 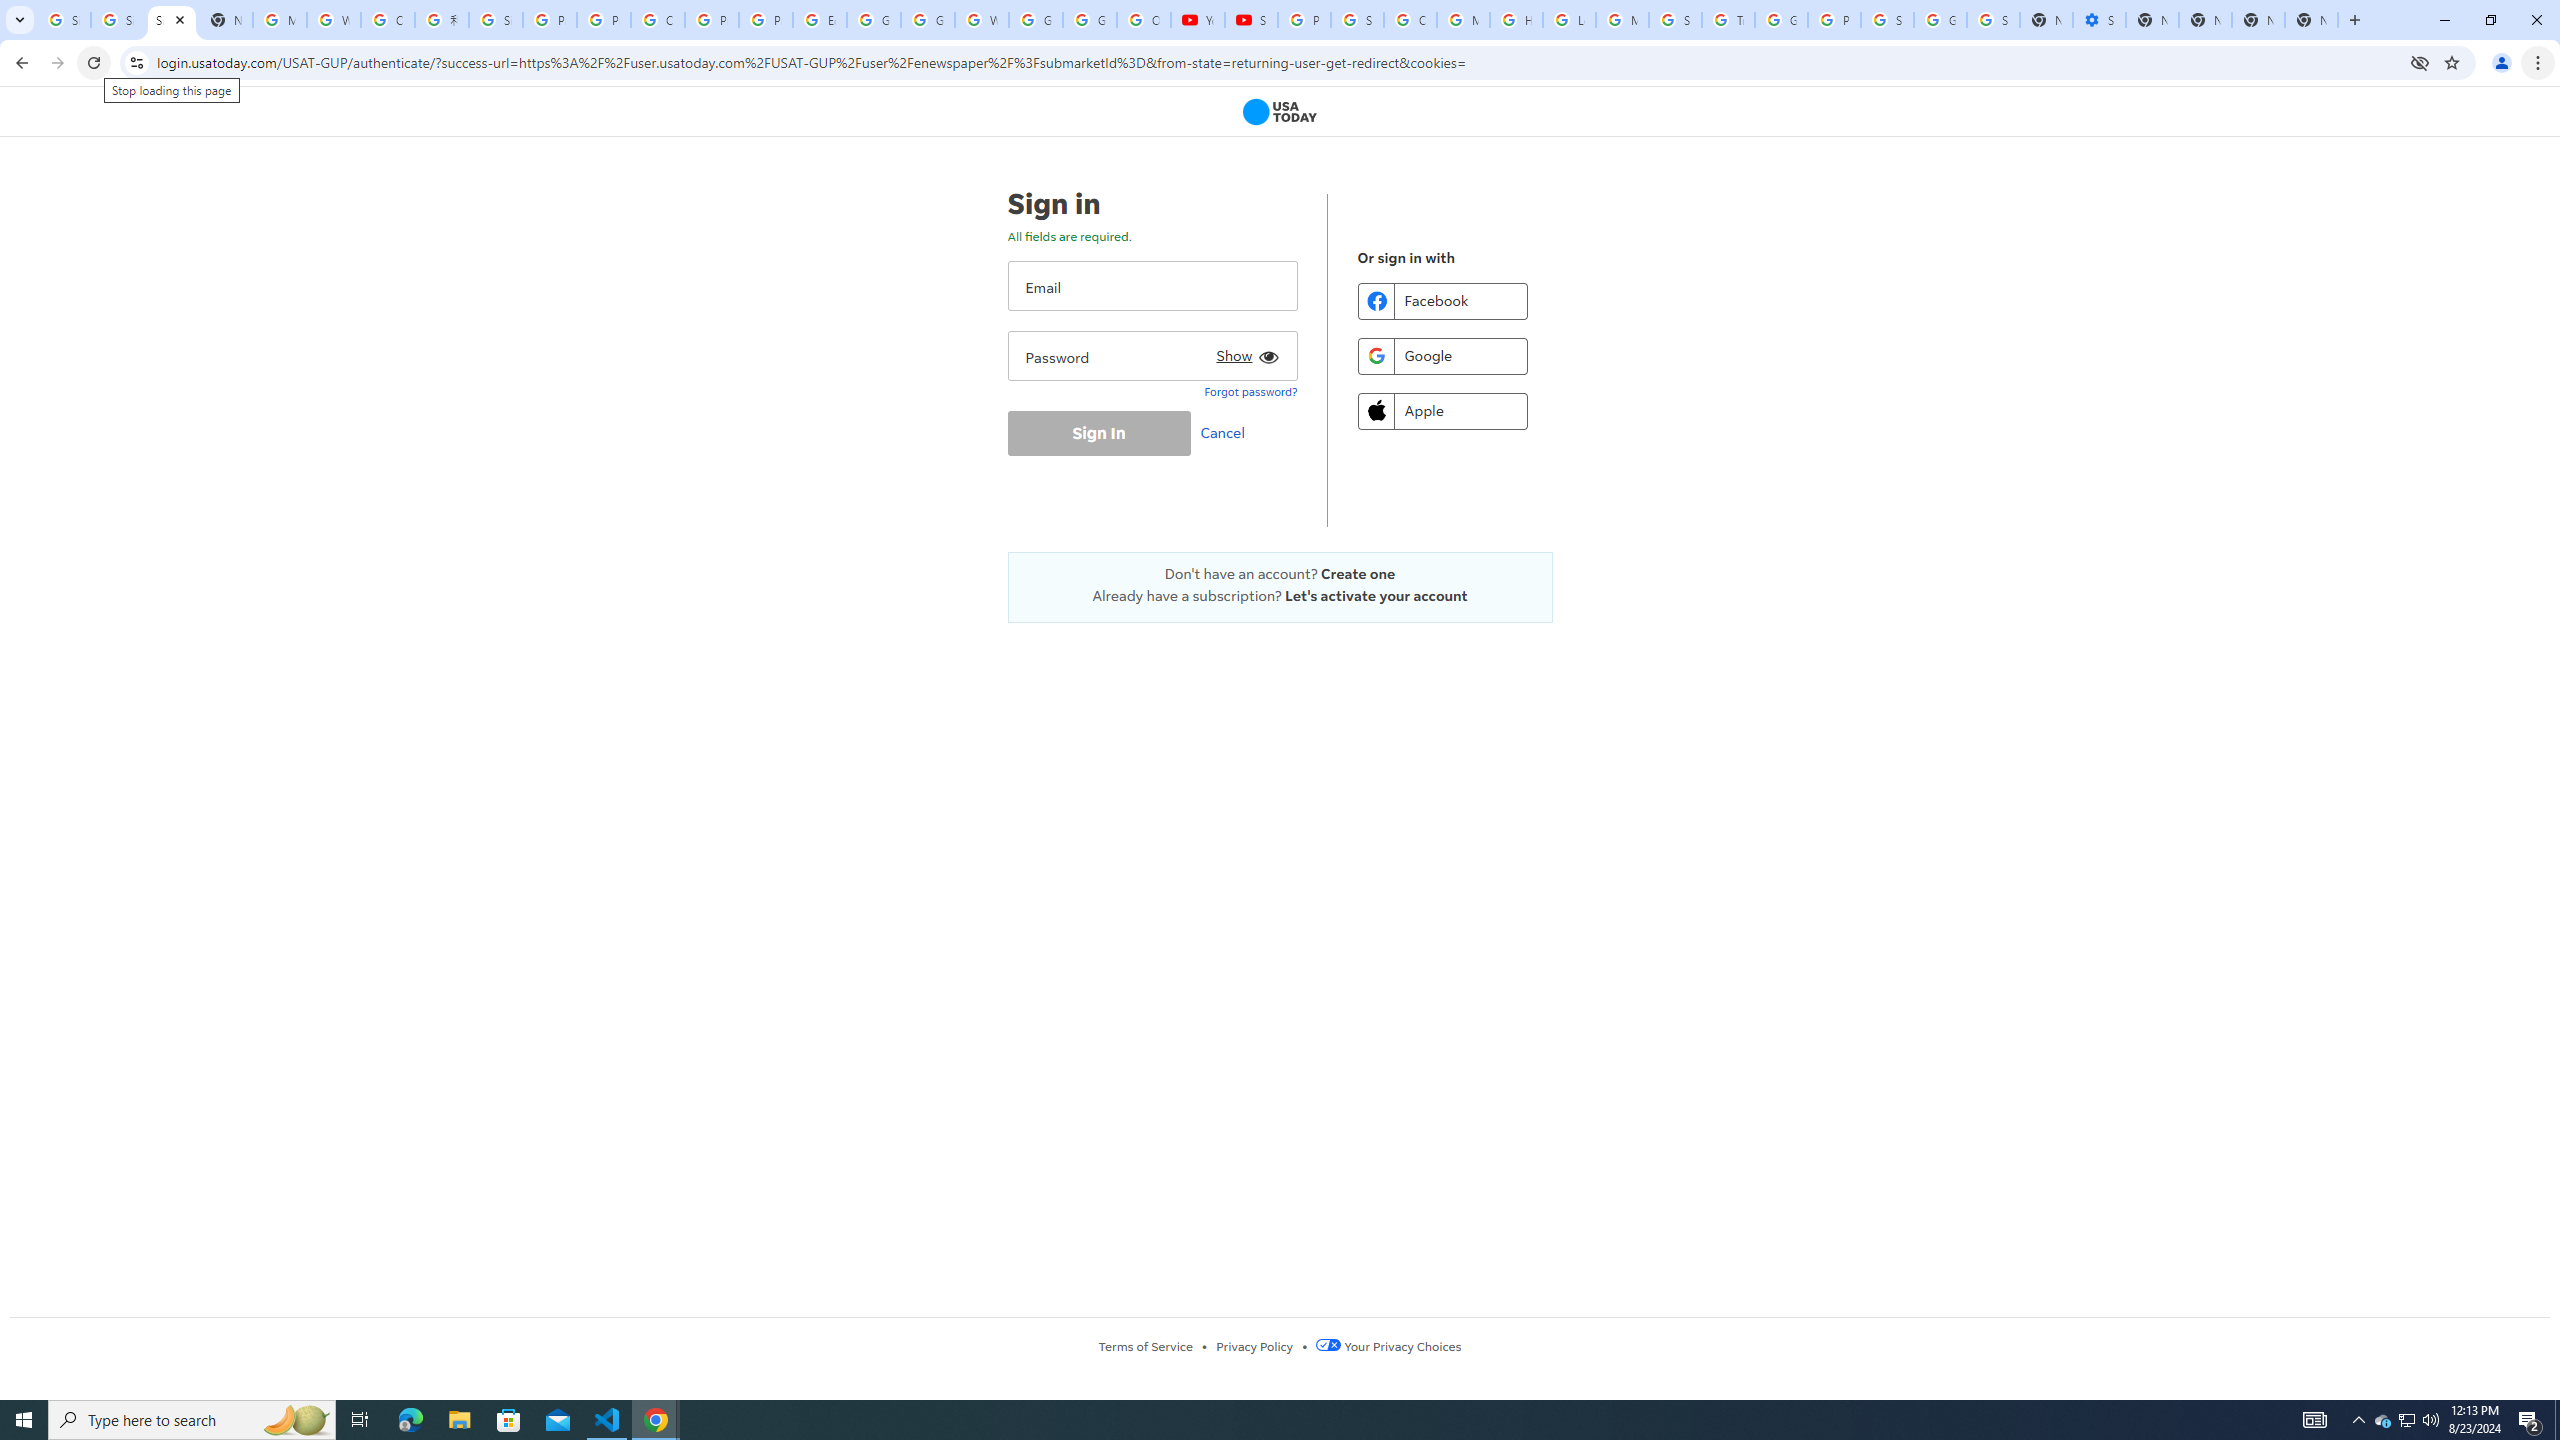 What do you see at coordinates (2099, 19) in the screenshot?
I see `'Settings - Performance'` at bounding box center [2099, 19].